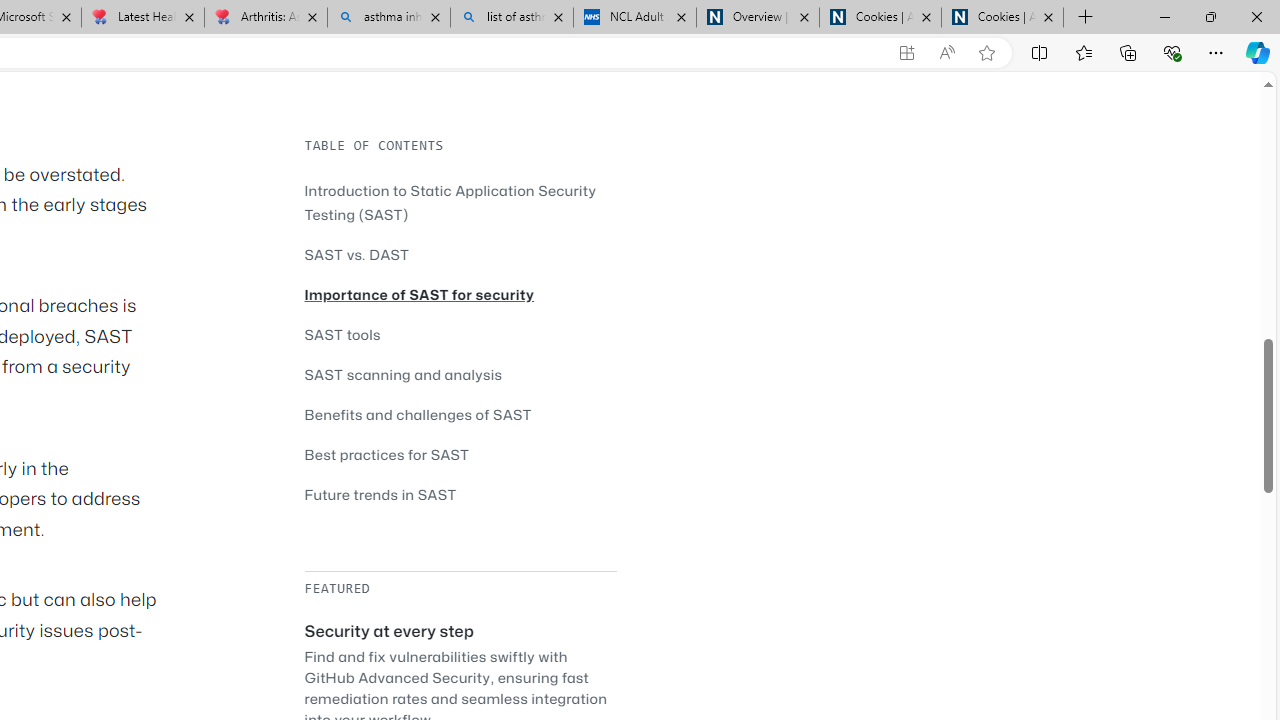 The height and width of the screenshot is (720, 1280). I want to click on 'Cookies | About | NICE', so click(1002, 17).